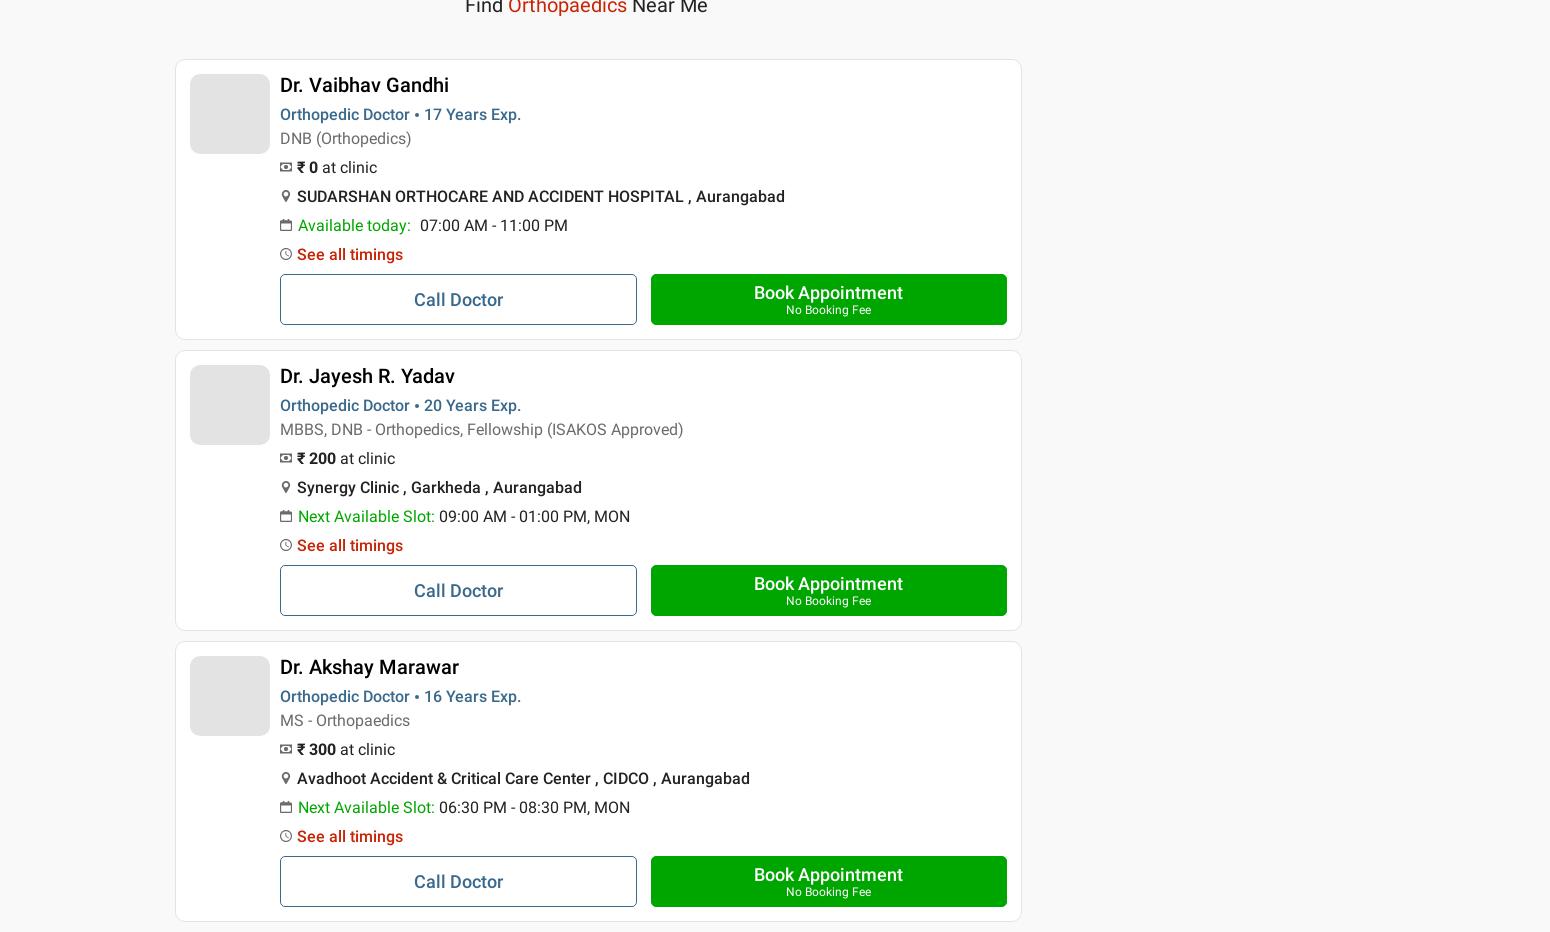 This screenshot has width=1550, height=932. I want to click on '₹ 300', so click(315, 748).